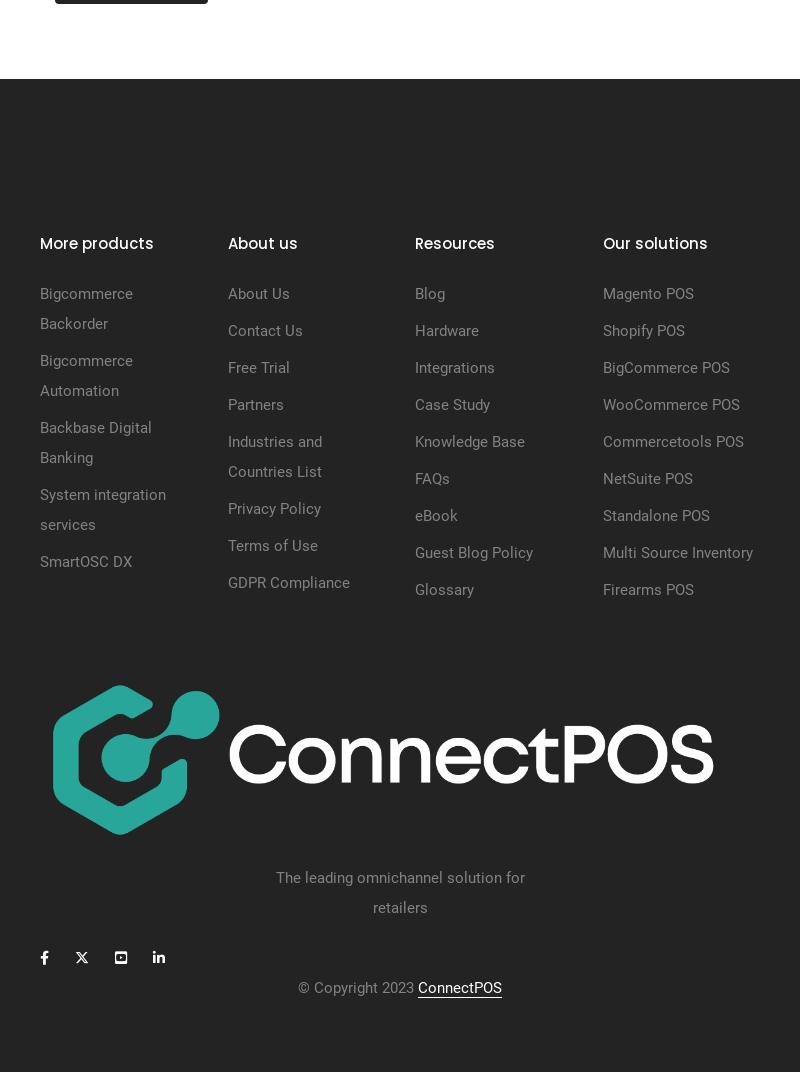  Describe the element at coordinates (470, 440) in the screenshot. I see `'Knowledge Base'` at that location.